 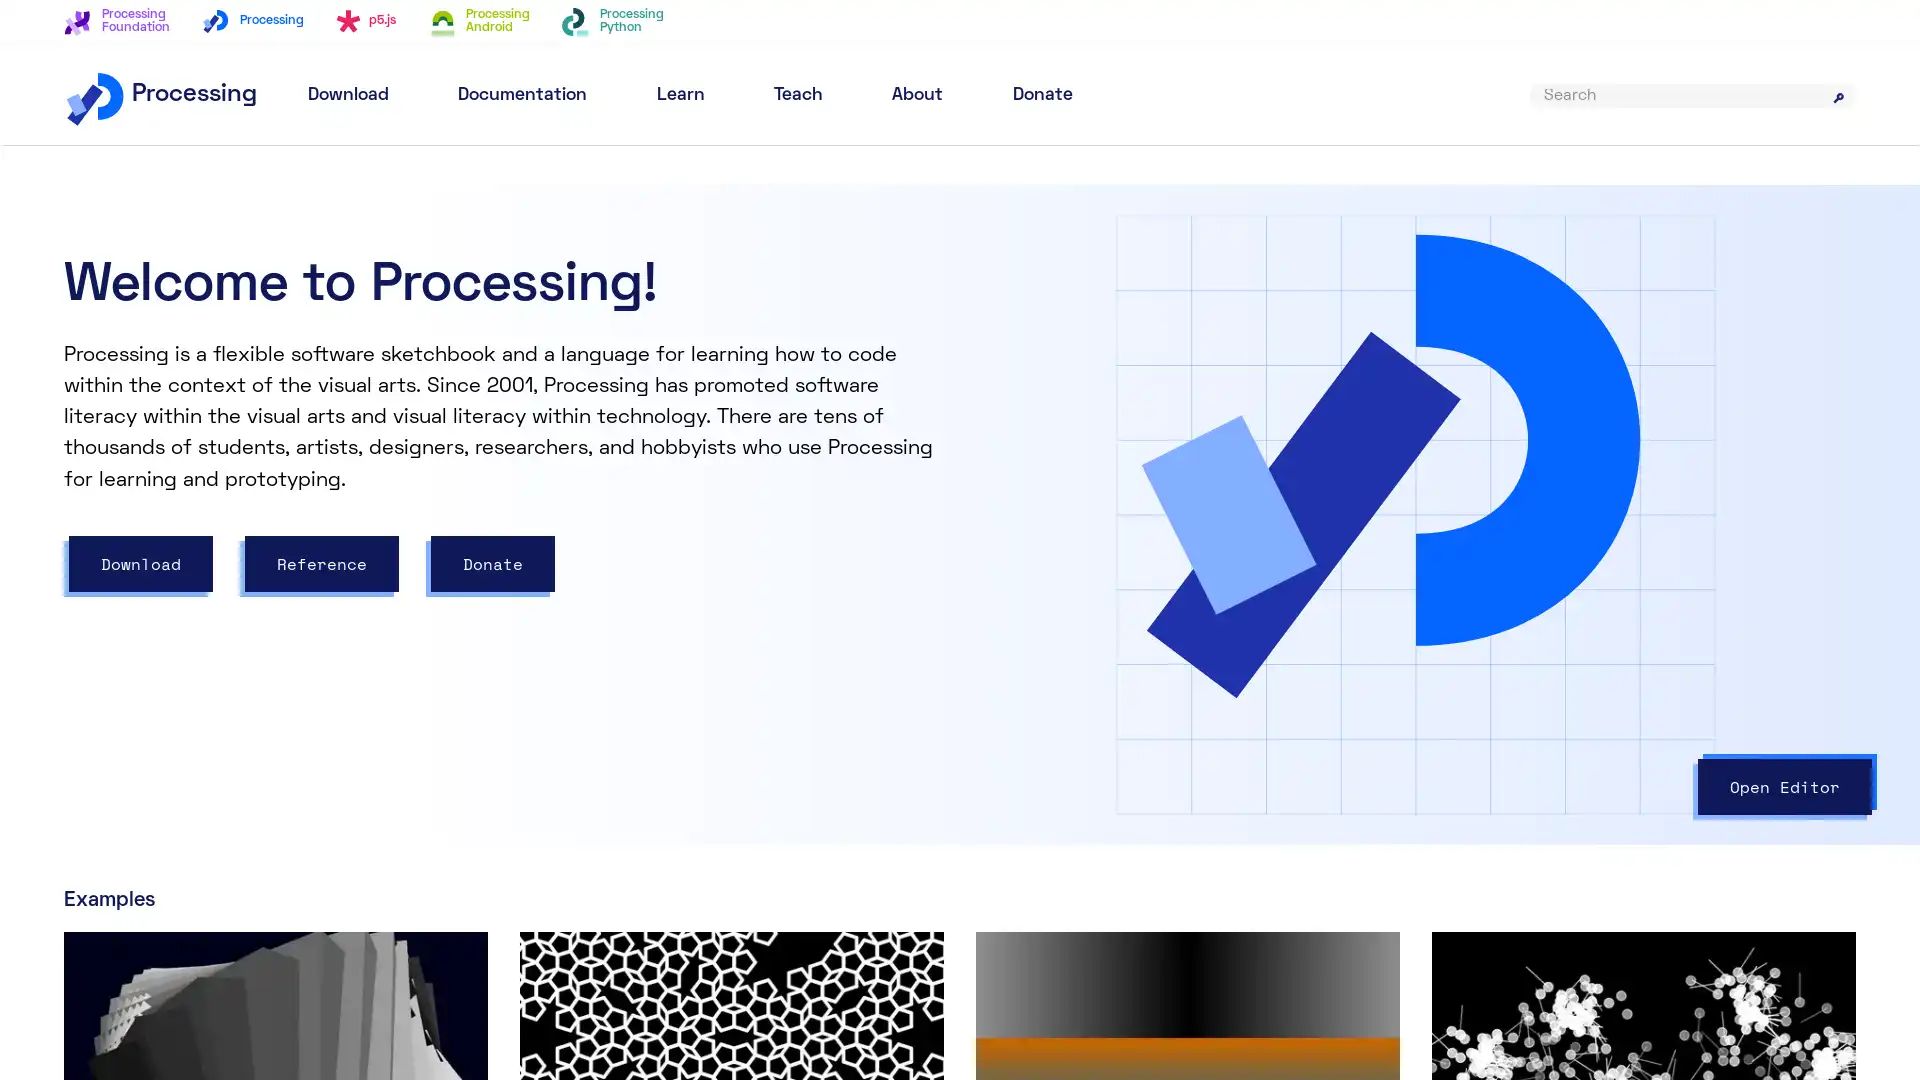 What do you see at coordinates (1121, 524) in the screenshot?
I see `change position` at bounding box center [1121, 524].